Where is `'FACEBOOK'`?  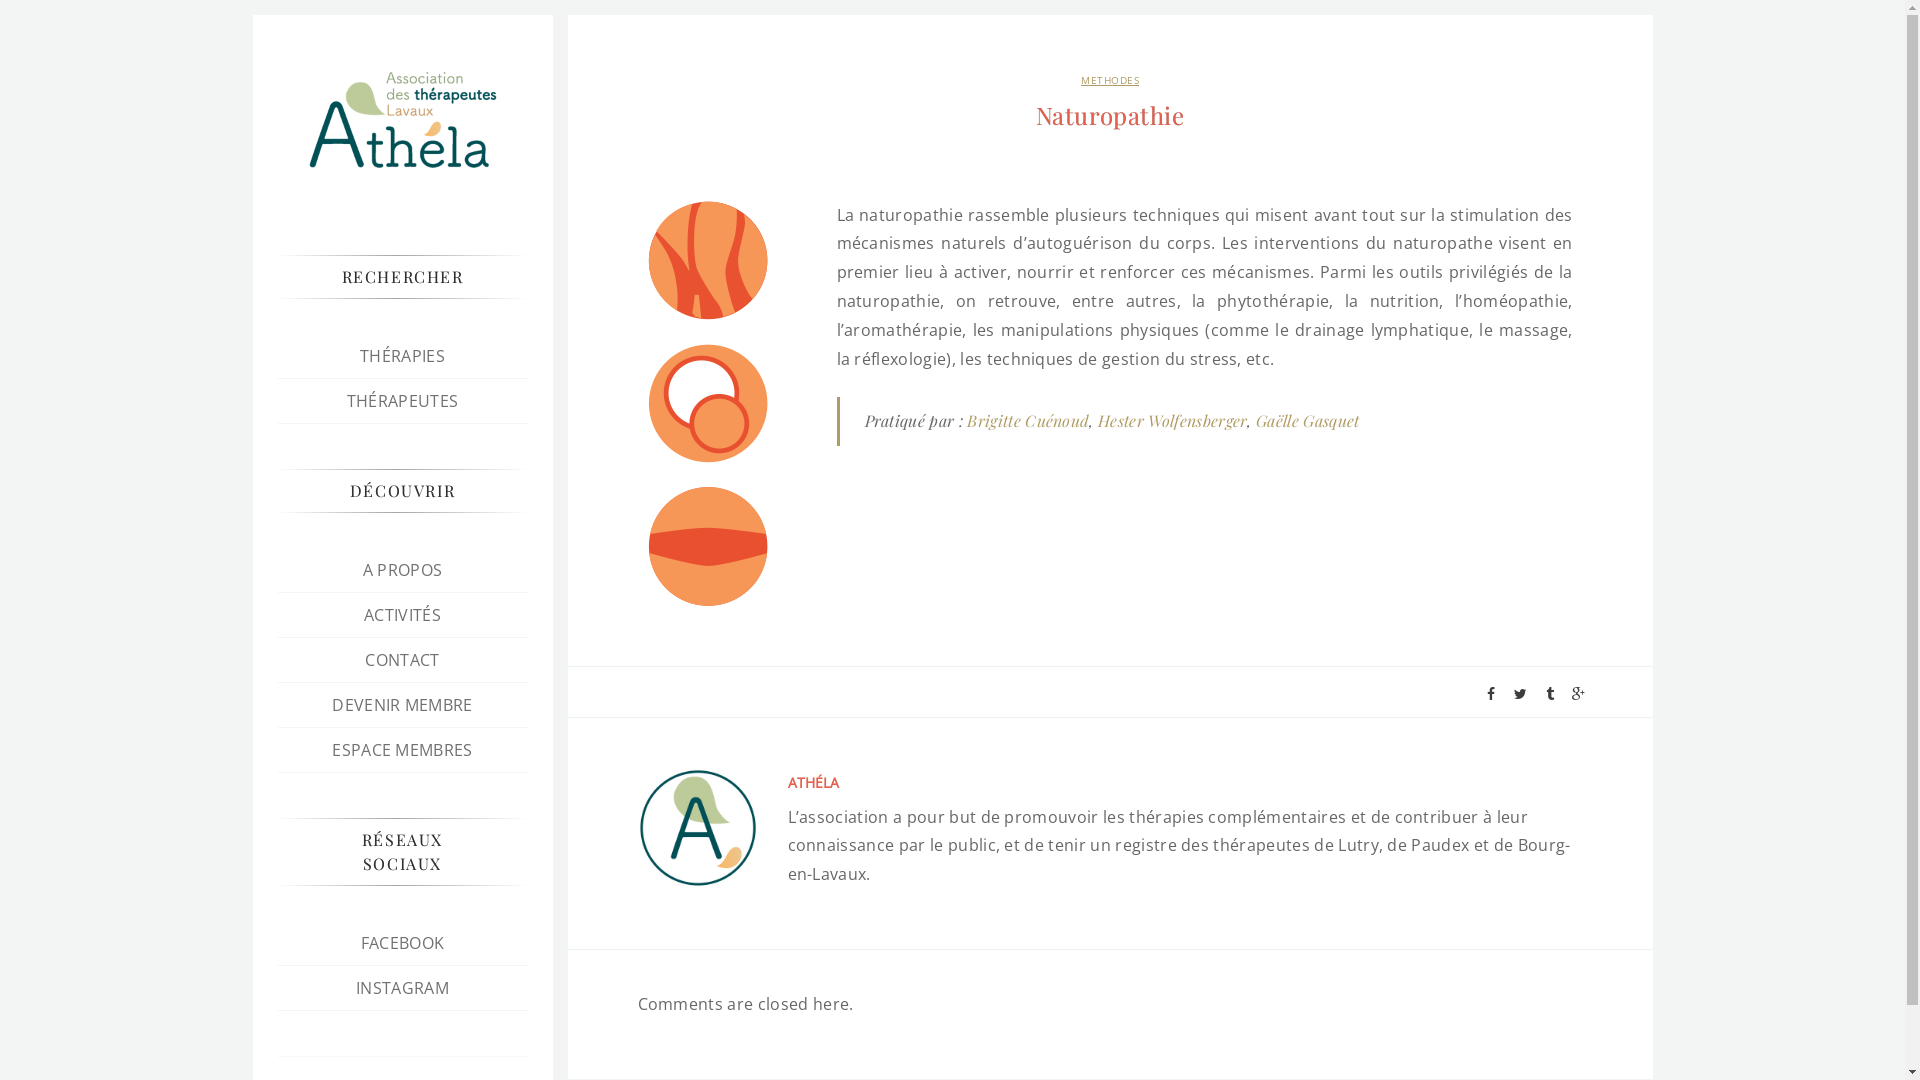 'FACEBOOK' is located at coordinates (360, 942).